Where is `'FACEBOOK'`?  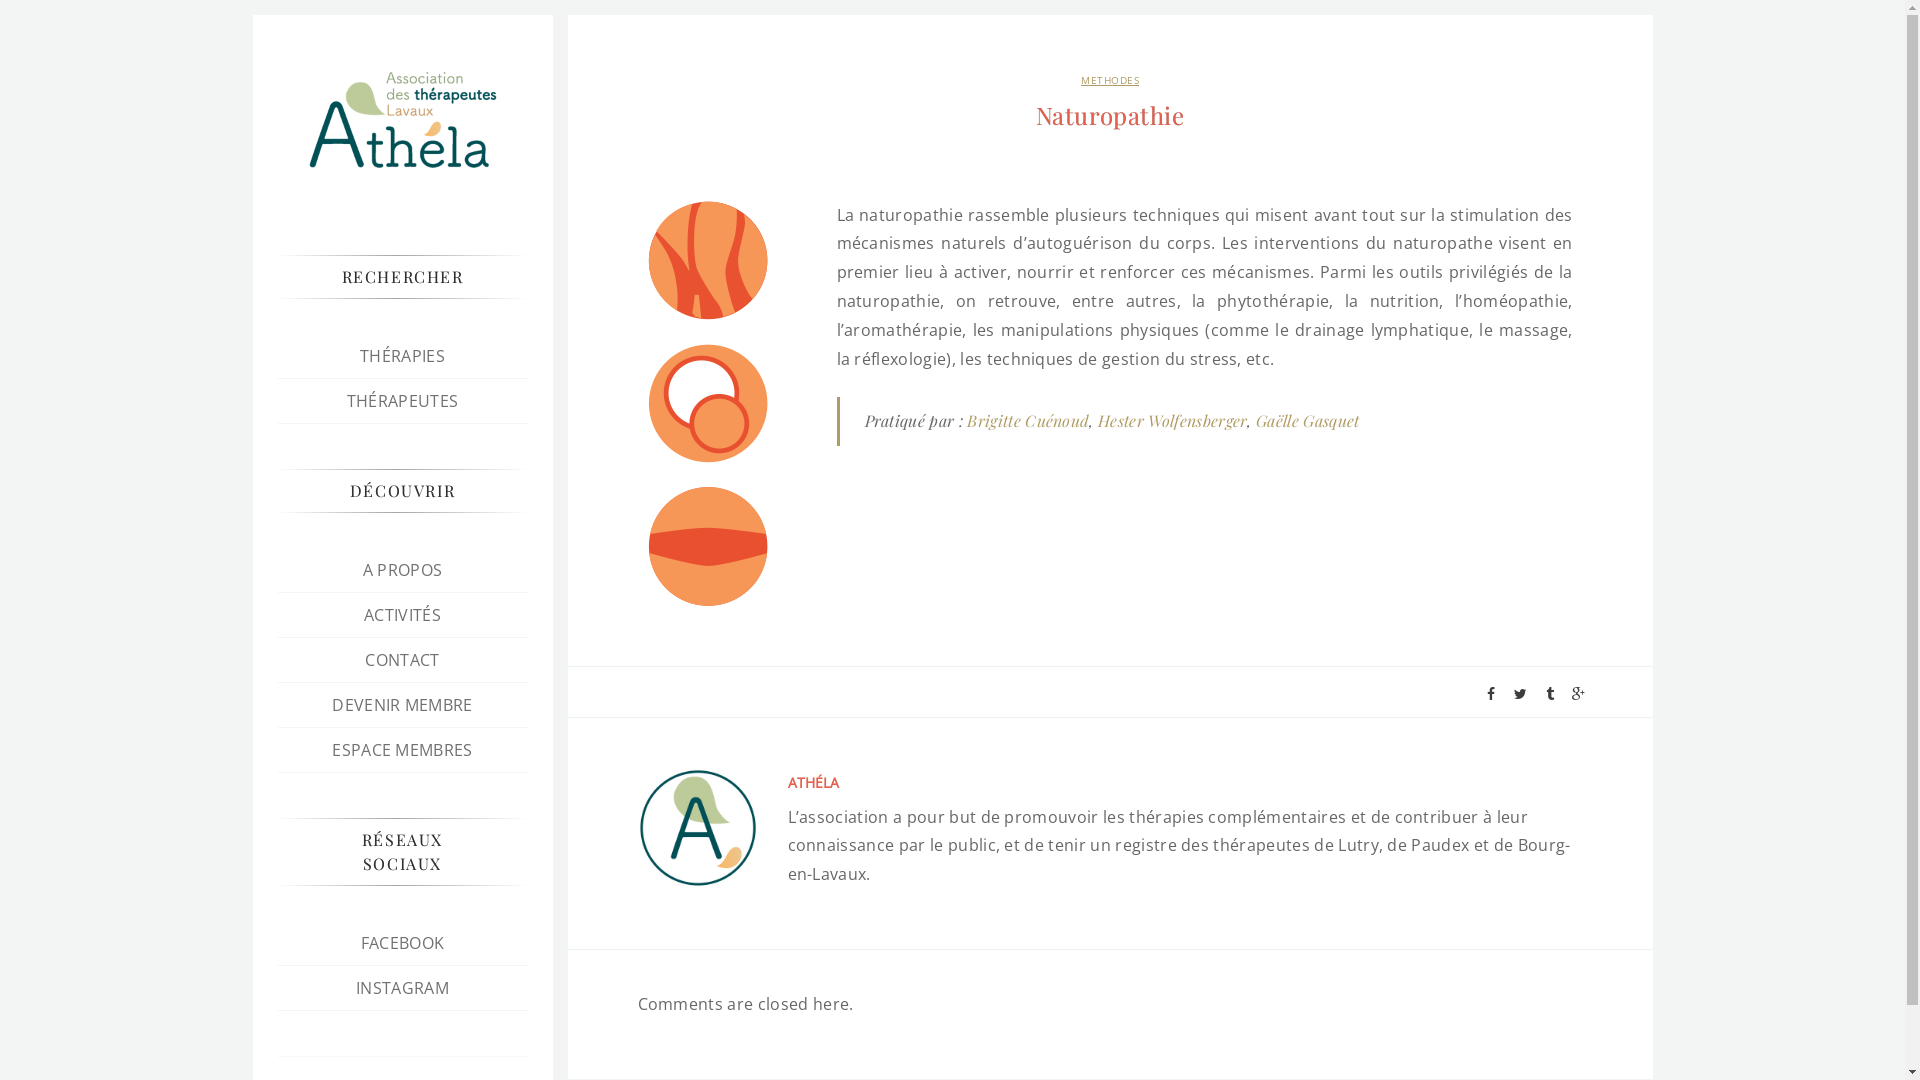 'FACEBOOK' is located at coordinates (360, 942).